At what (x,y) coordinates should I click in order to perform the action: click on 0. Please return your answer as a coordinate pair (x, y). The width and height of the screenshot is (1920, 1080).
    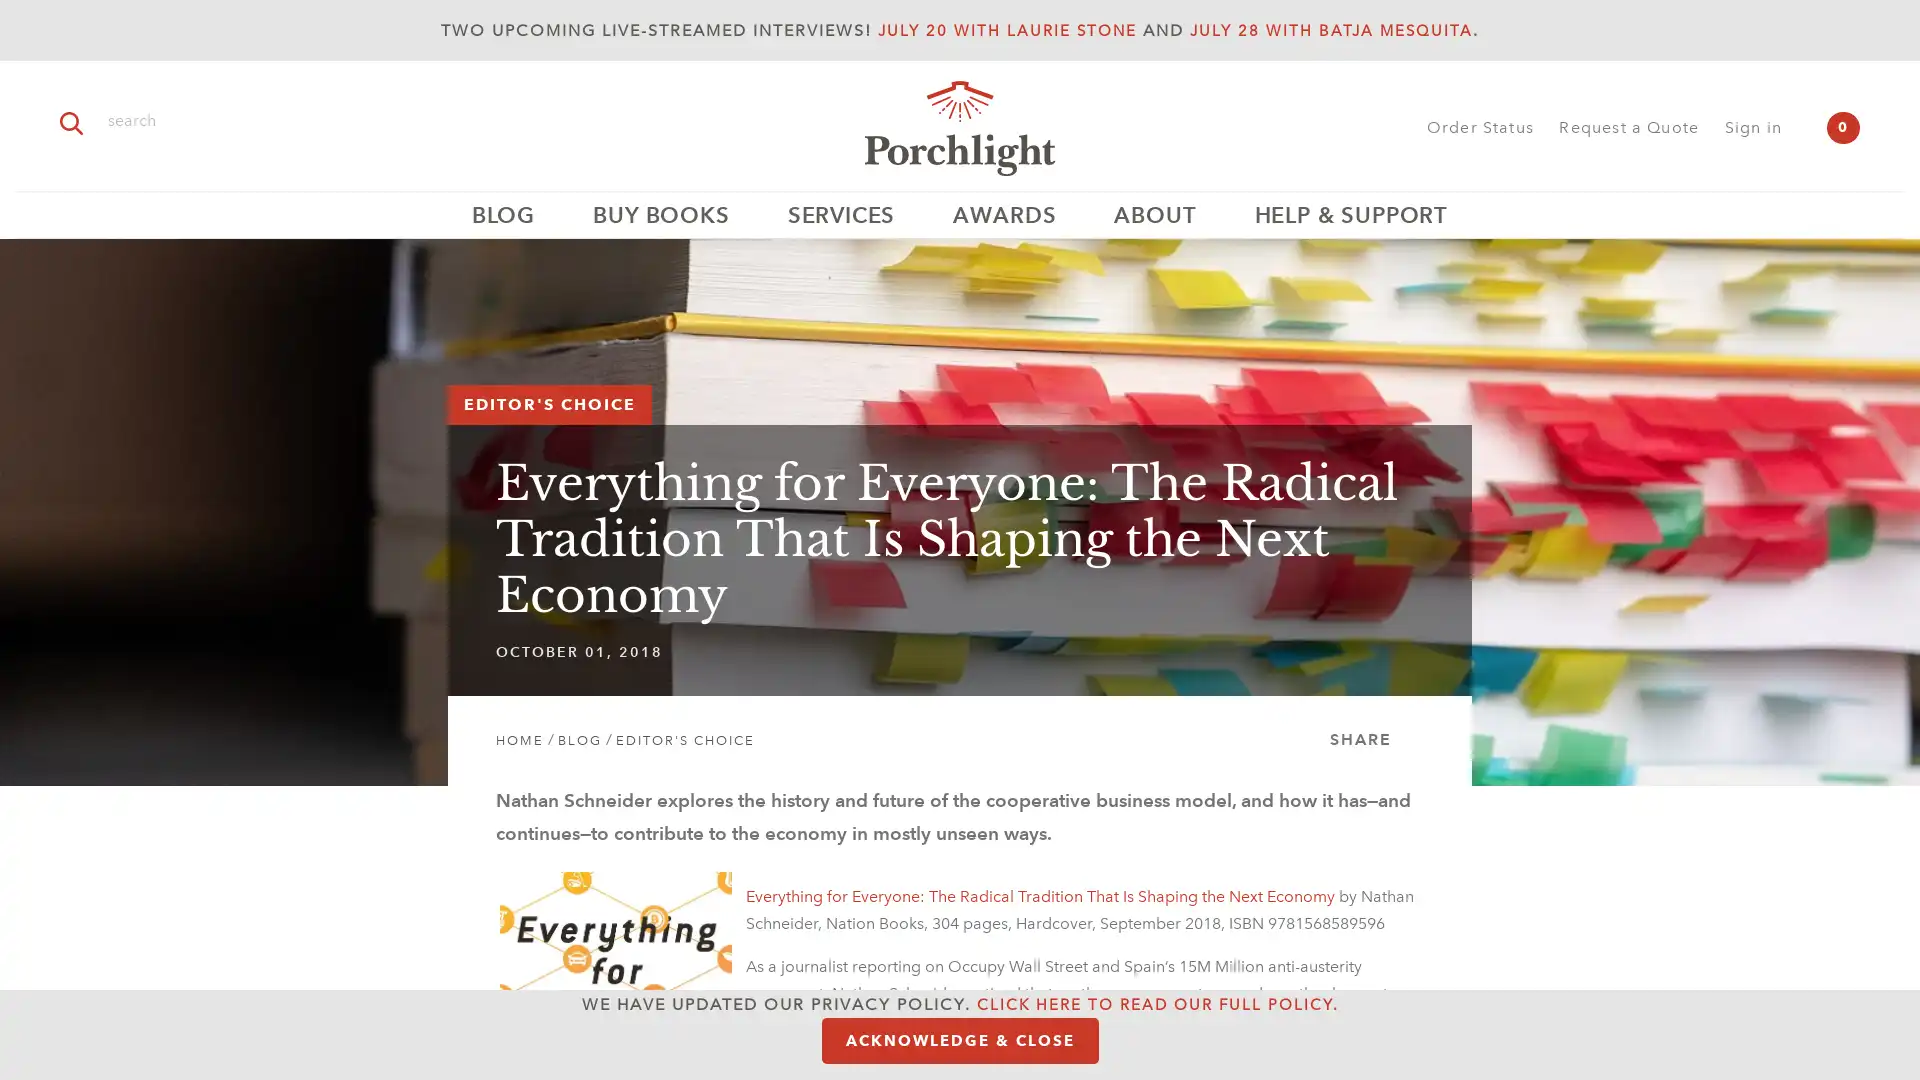
    Looking at the image, I should click on (1842, 127).